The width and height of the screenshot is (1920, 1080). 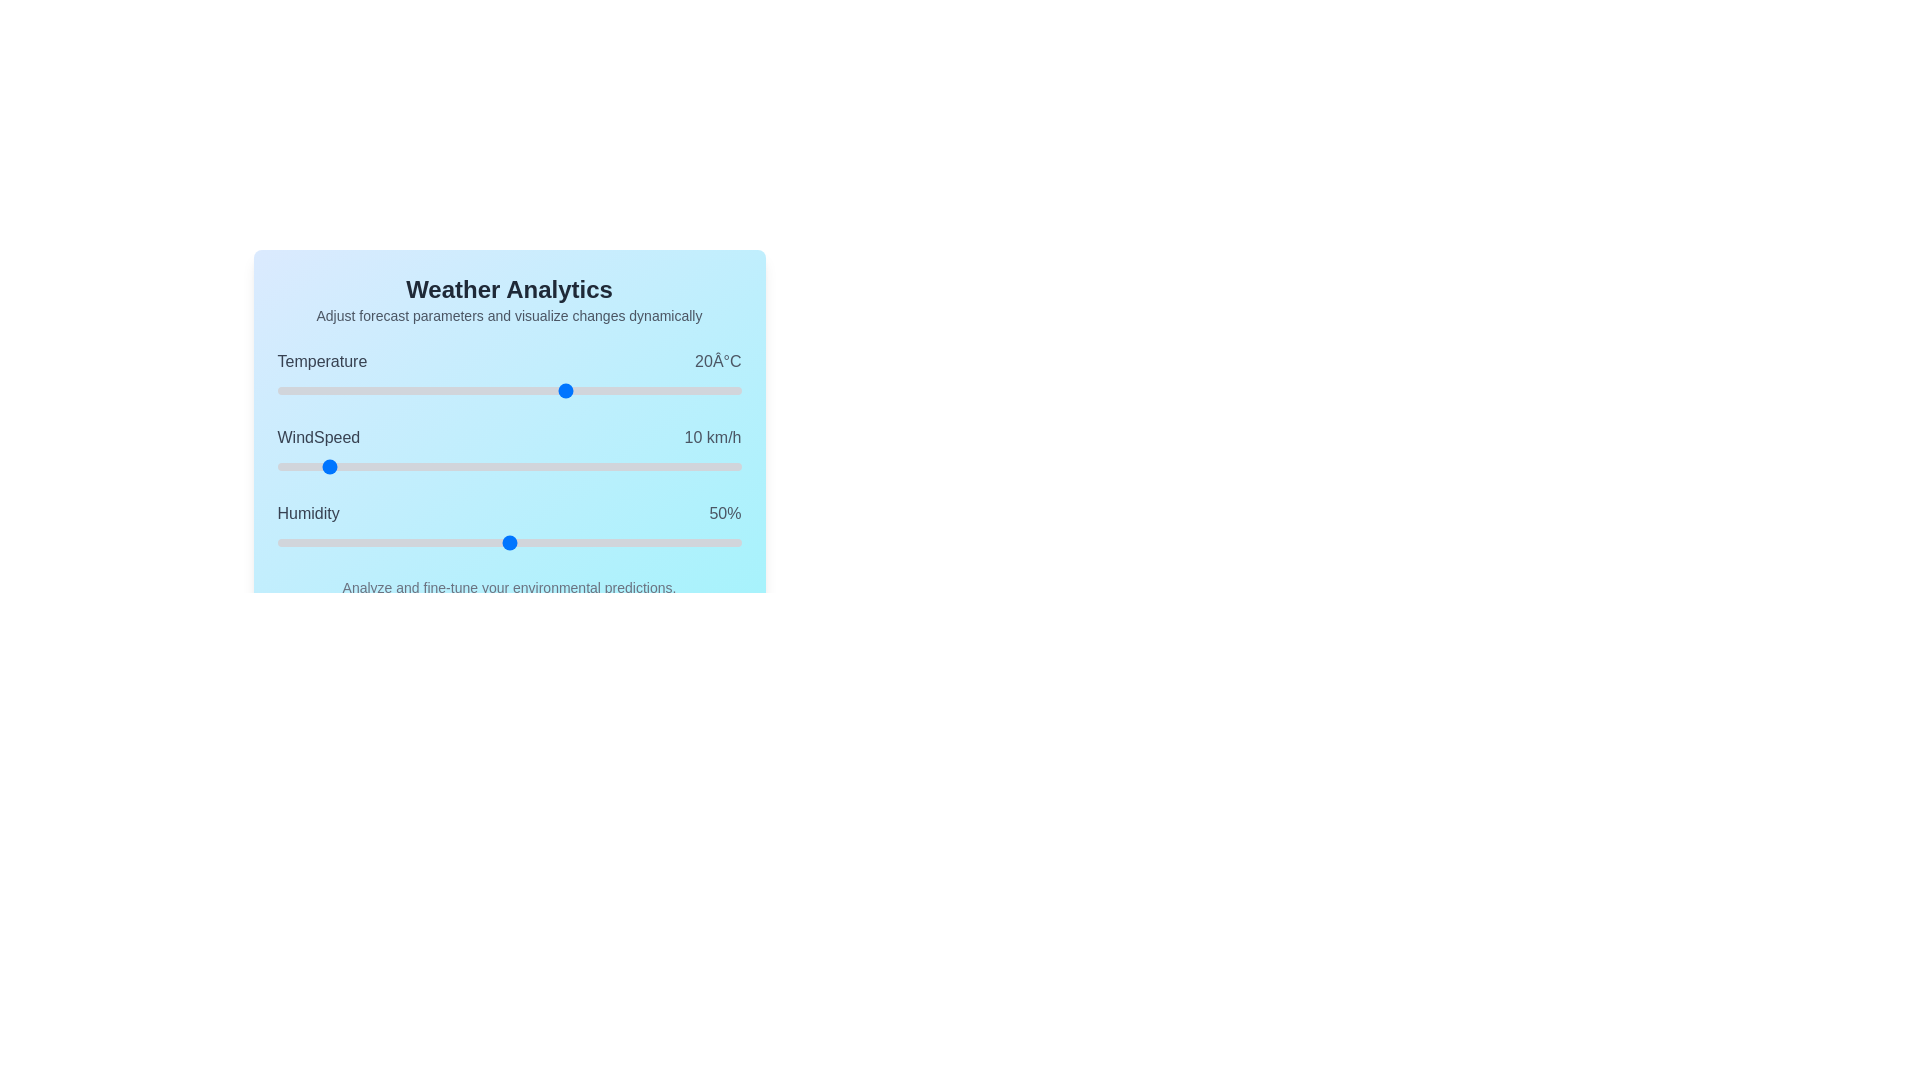 I want to click on the WindSpeed slider to 86 km/h, so click(x=676, y=466).